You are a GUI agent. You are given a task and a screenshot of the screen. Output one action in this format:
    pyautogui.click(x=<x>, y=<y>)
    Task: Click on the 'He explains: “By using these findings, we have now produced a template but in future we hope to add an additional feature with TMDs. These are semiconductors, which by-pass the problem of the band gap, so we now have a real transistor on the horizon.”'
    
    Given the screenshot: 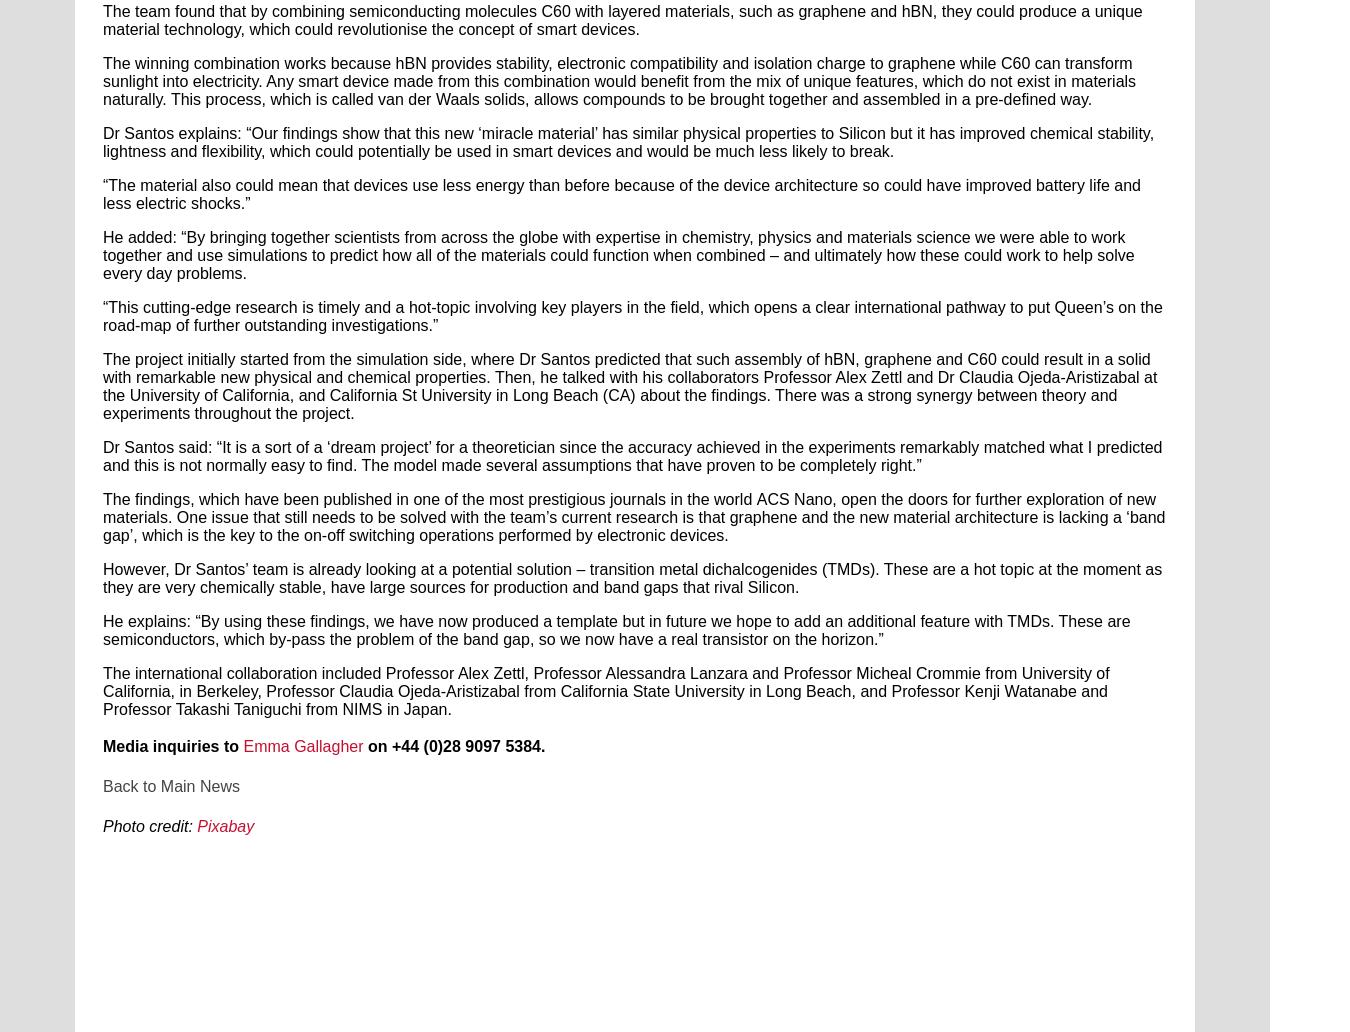 What is the action you would take?
    pyautogui.click(x=102, y=630)
    